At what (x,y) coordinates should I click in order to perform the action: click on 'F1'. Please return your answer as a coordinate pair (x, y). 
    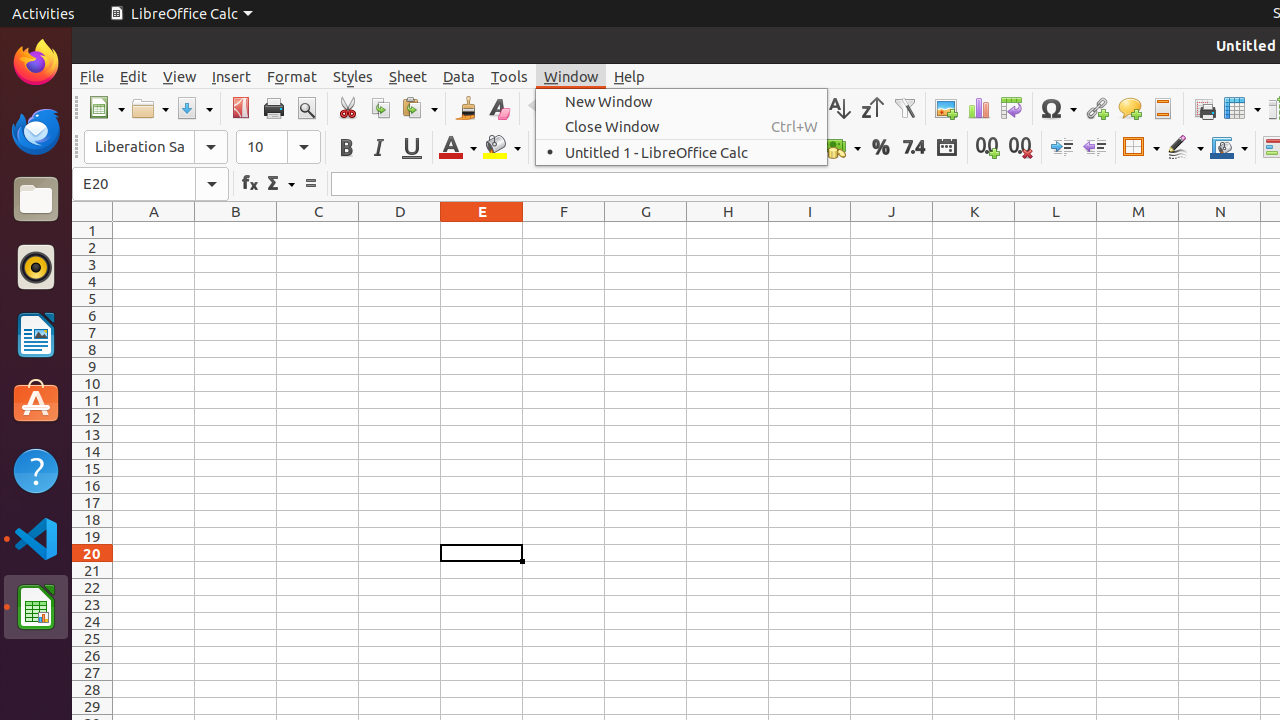
    Looking at the image, I should click on (562, 229).